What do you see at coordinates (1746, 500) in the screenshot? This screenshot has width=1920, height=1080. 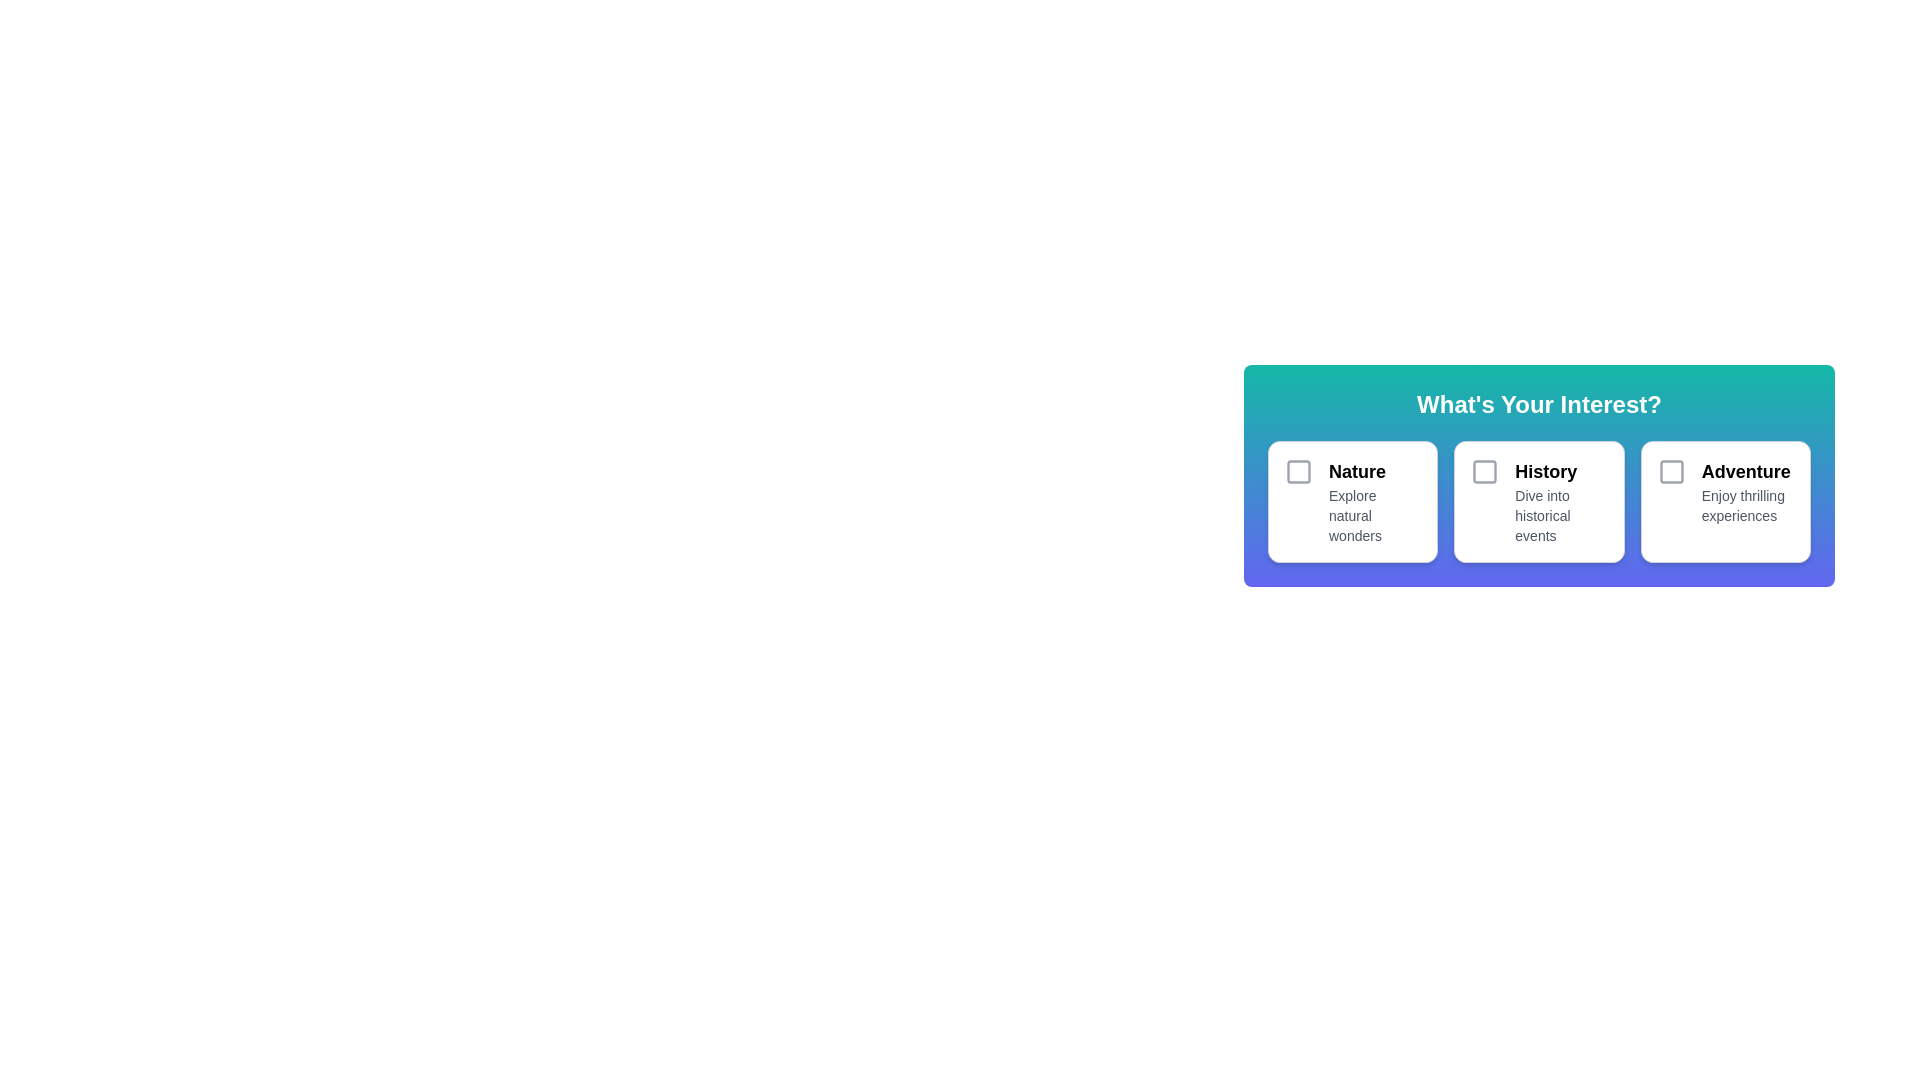 I see `information presented in the text block element that contains 'Adventure' and 'Enjoy thrilling experiences', which is located in the rightmost box under 'What's Your Interest?'` at bounding box center [1746, 500].